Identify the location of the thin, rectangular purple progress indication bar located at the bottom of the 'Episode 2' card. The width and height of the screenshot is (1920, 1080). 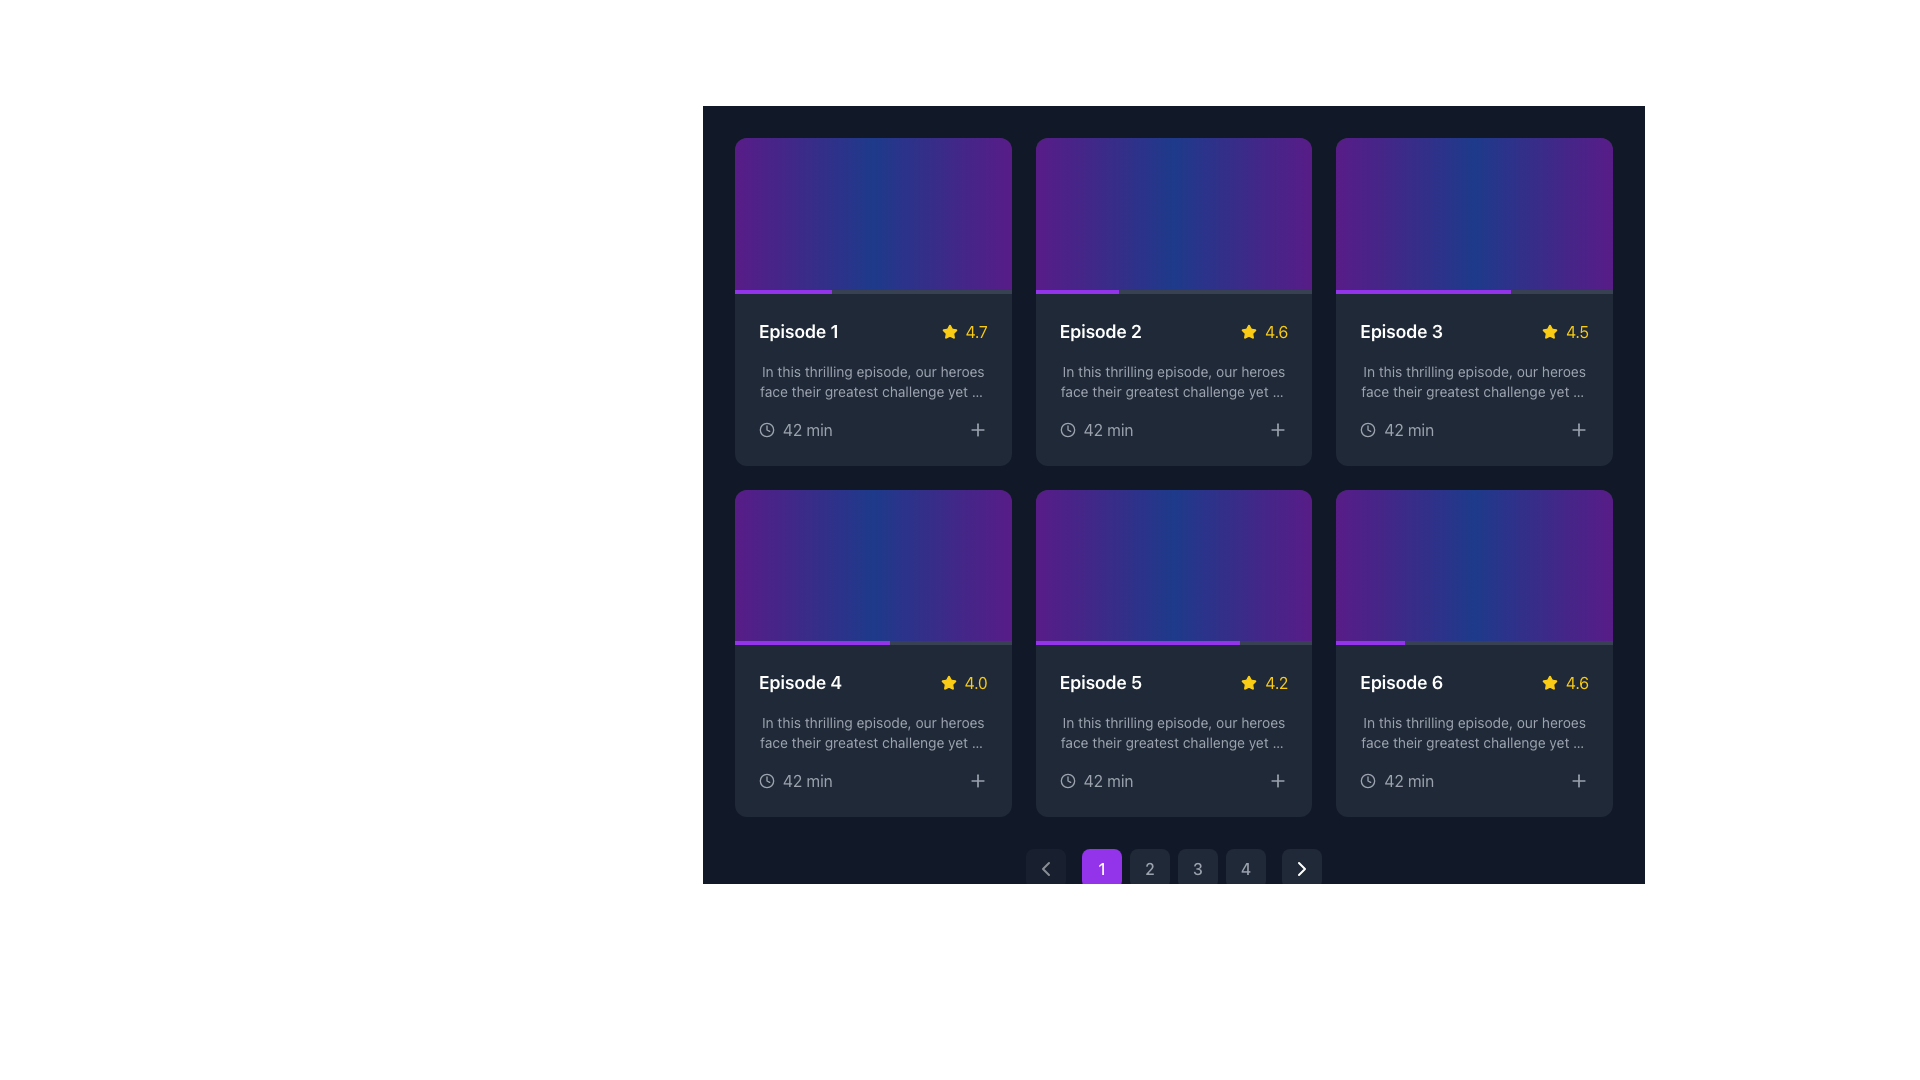
(1076, 291).